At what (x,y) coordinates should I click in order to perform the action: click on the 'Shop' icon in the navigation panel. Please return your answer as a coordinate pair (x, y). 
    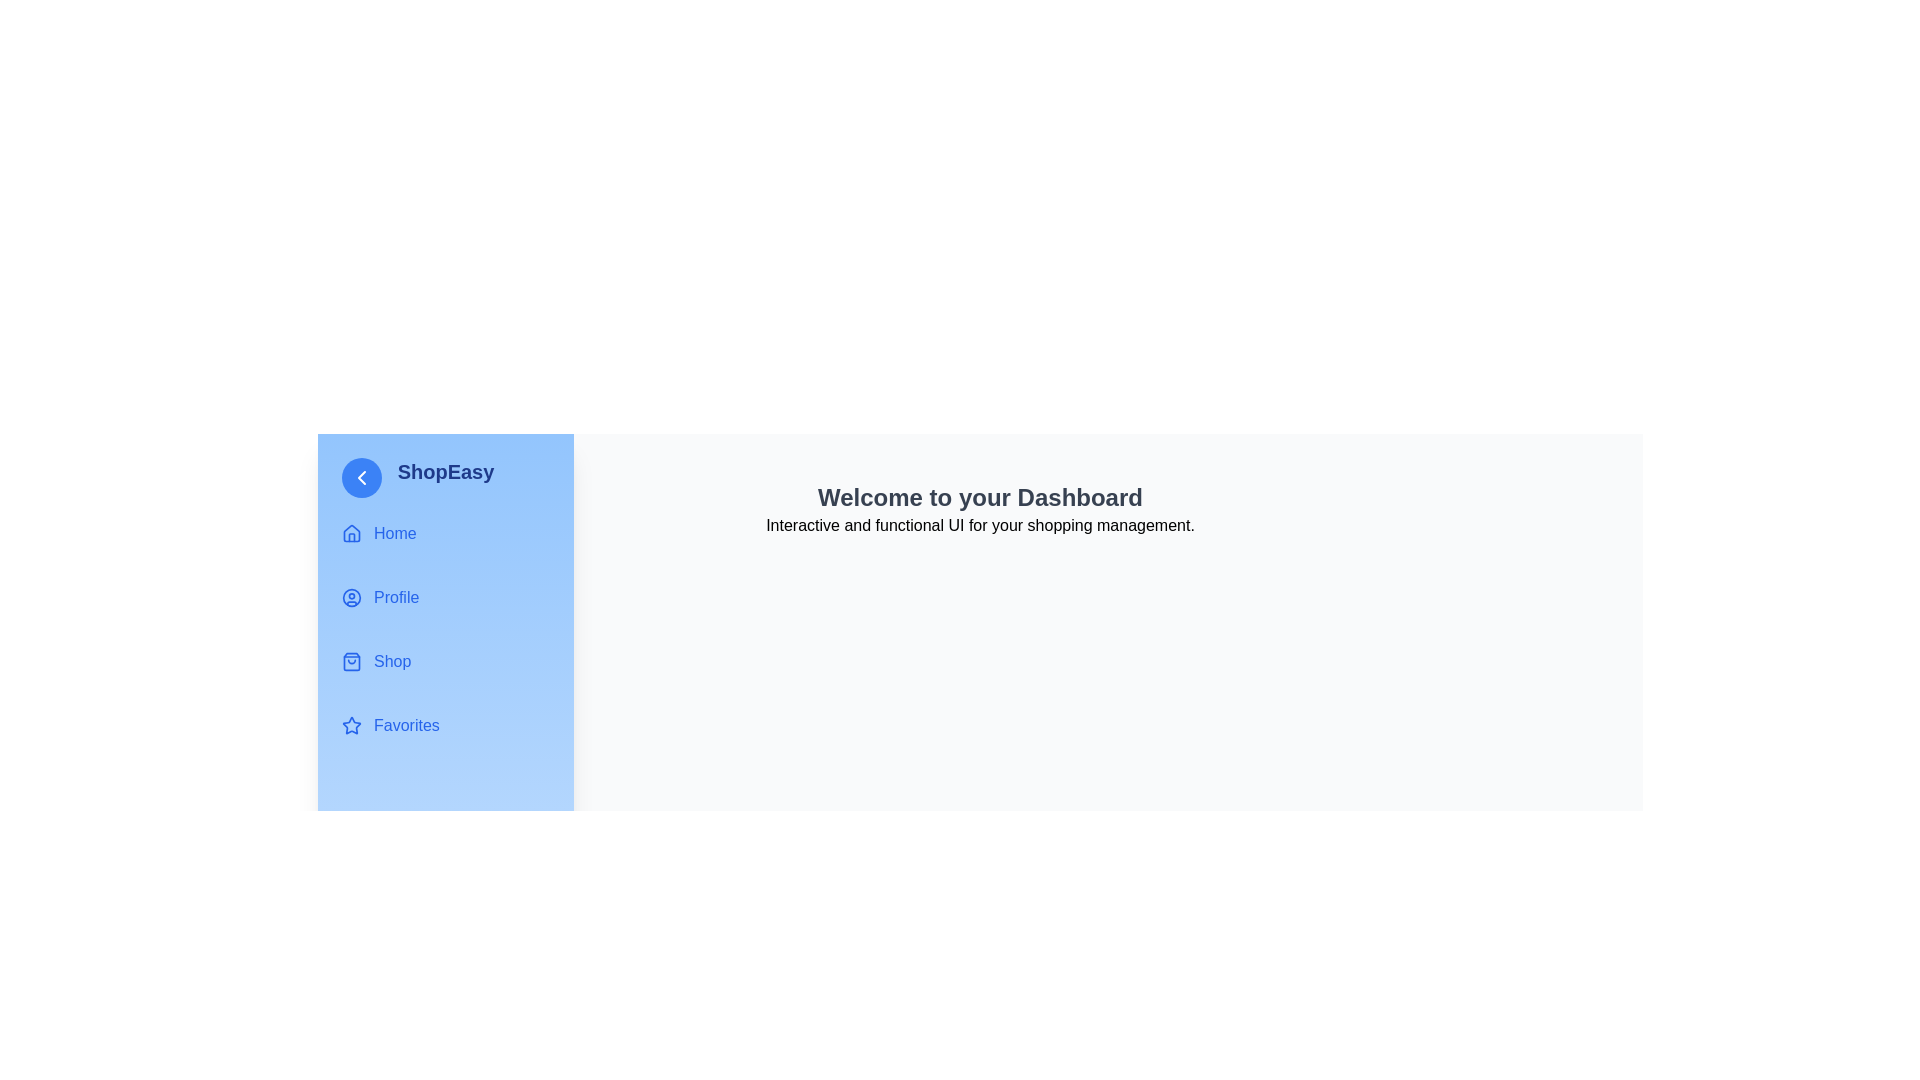
    Looking at the image, I should click on (351, 662).